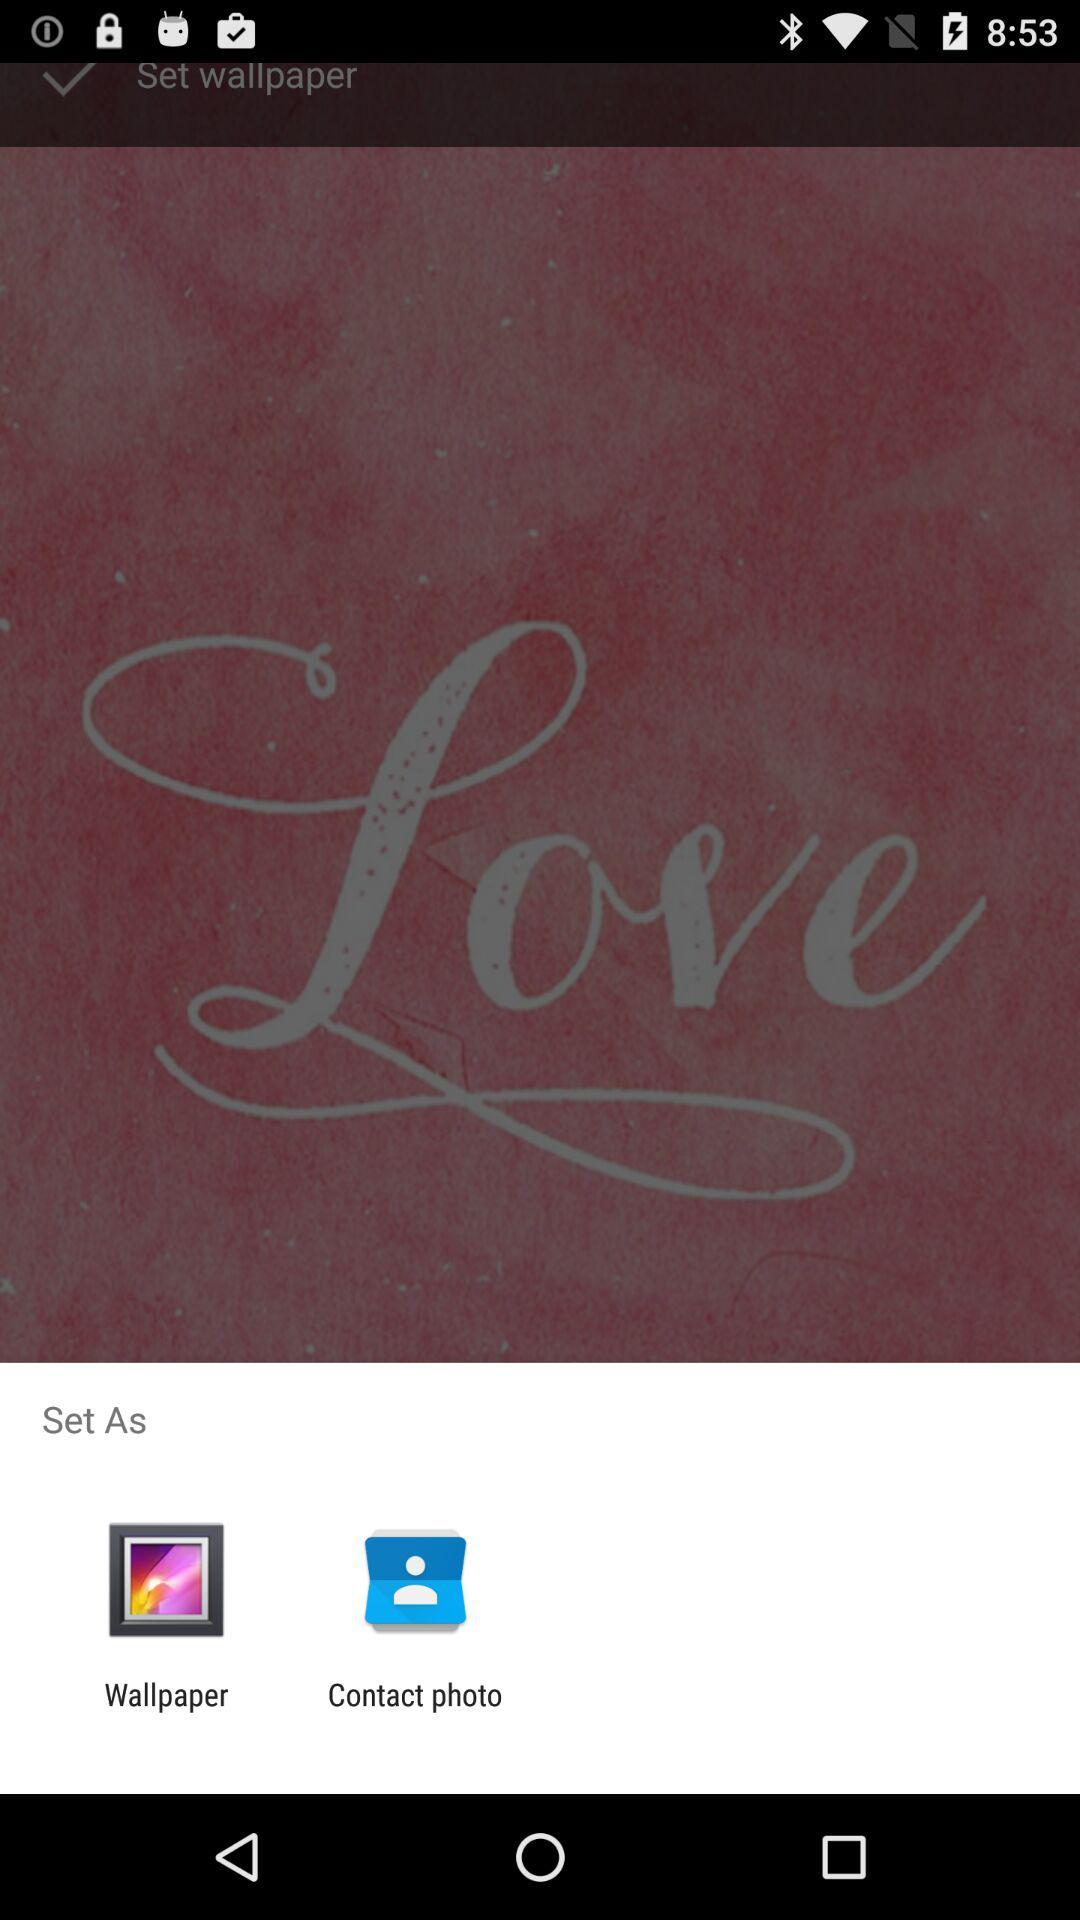 Image resolution: width=1080 pixels, height=1920 pixels. I want to click on the icon next to wallpaper icon, so click(414, 1711).